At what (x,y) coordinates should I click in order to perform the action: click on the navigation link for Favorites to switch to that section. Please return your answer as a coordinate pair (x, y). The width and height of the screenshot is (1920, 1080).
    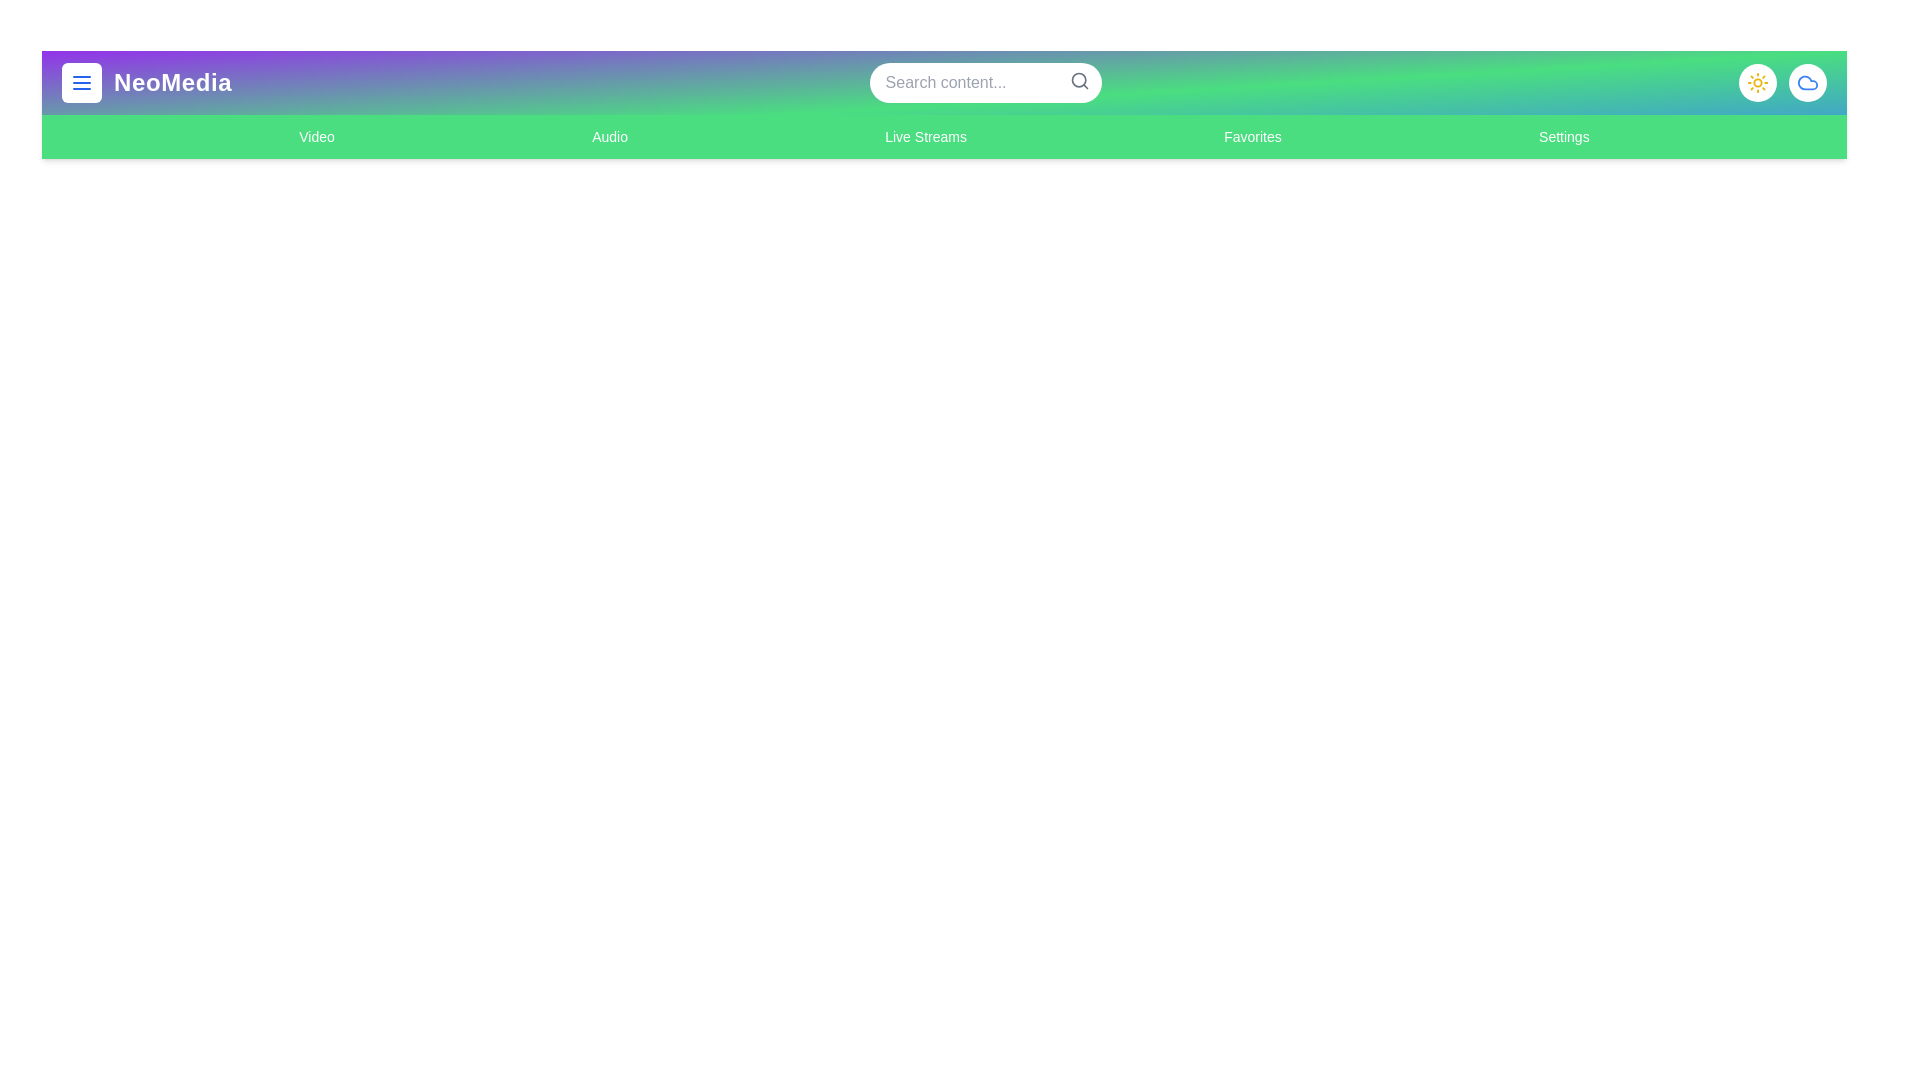
    Looking at the image, I should click on (1251, 136).